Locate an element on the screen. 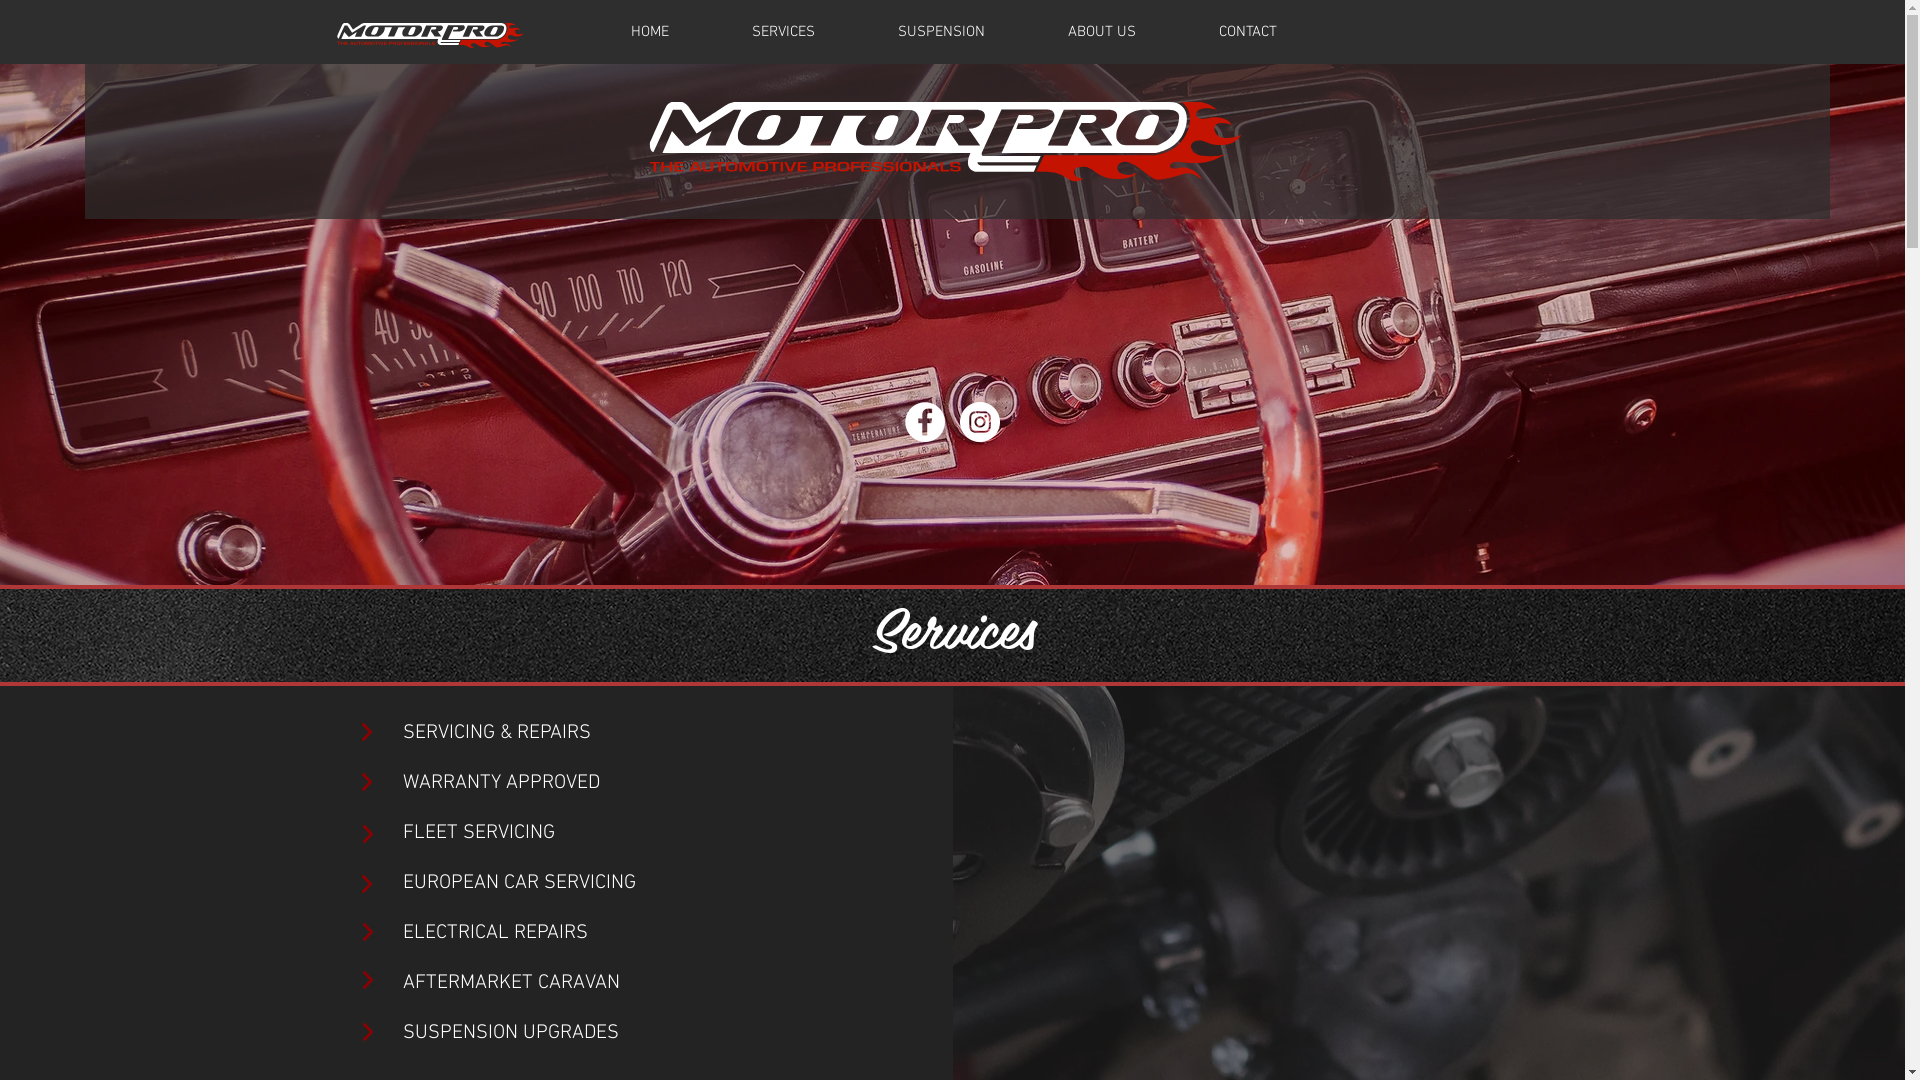 The width and height of the screenshot is (1920, 1080). 'ABOUT US' is located at coordinates (1100, 31).